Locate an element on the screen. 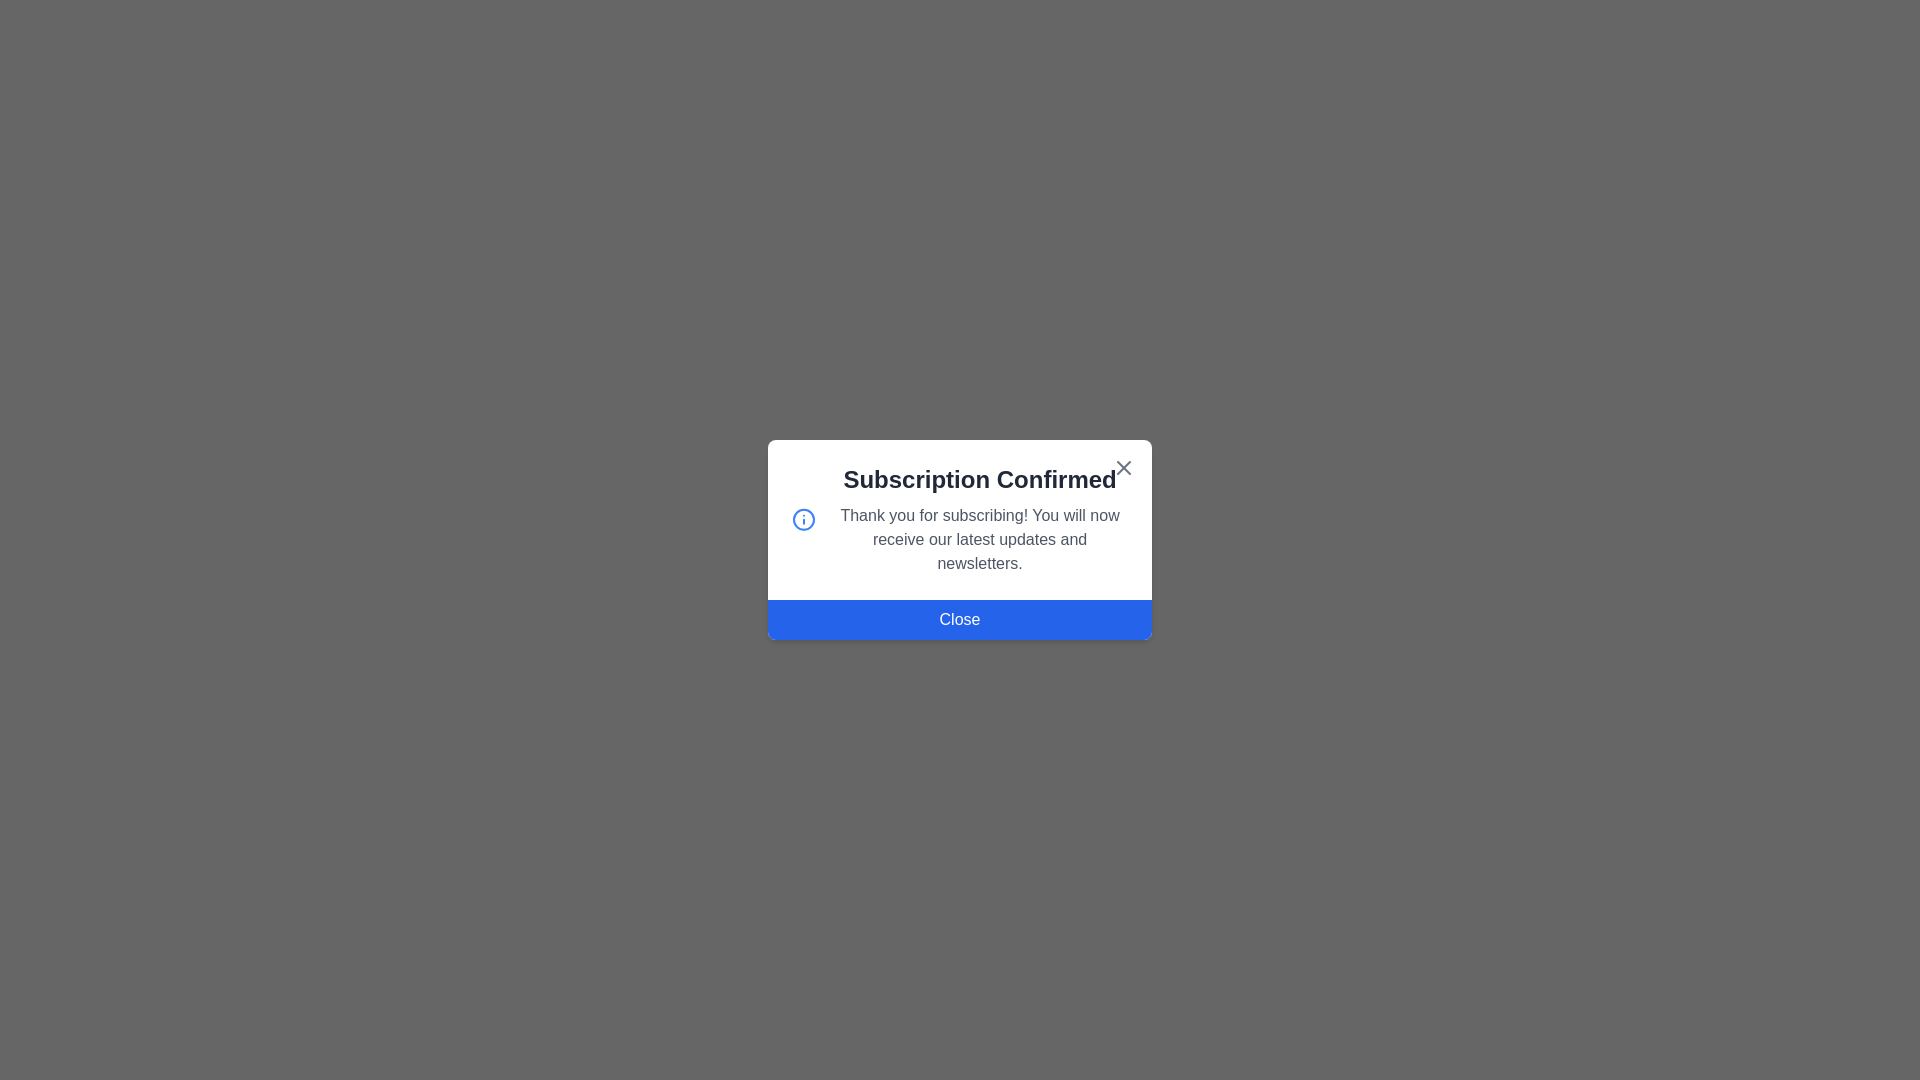 The width and height of the screenshot is (1920, 1080). the 'Subscription Confirmed' heading text is located at coordinates (979, 479).